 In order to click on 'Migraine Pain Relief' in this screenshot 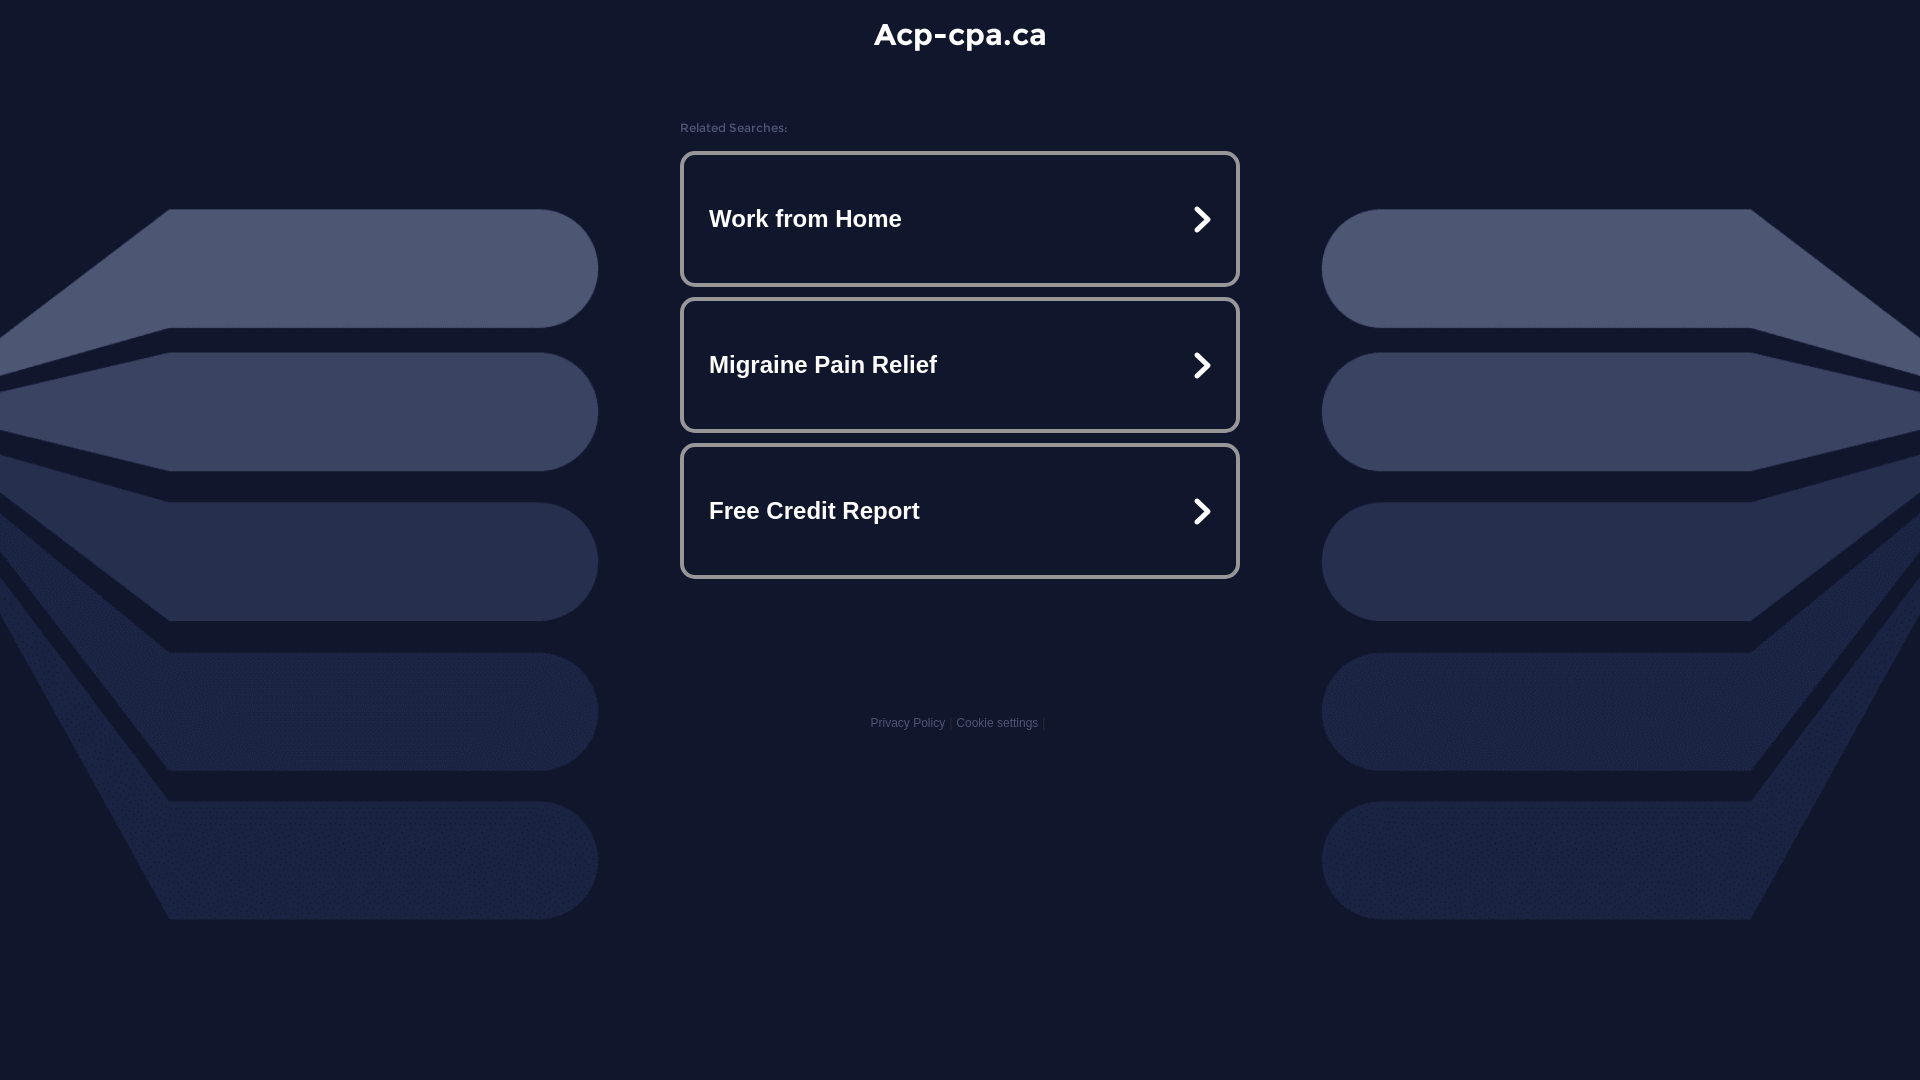, I will do `click(960, 365)`.